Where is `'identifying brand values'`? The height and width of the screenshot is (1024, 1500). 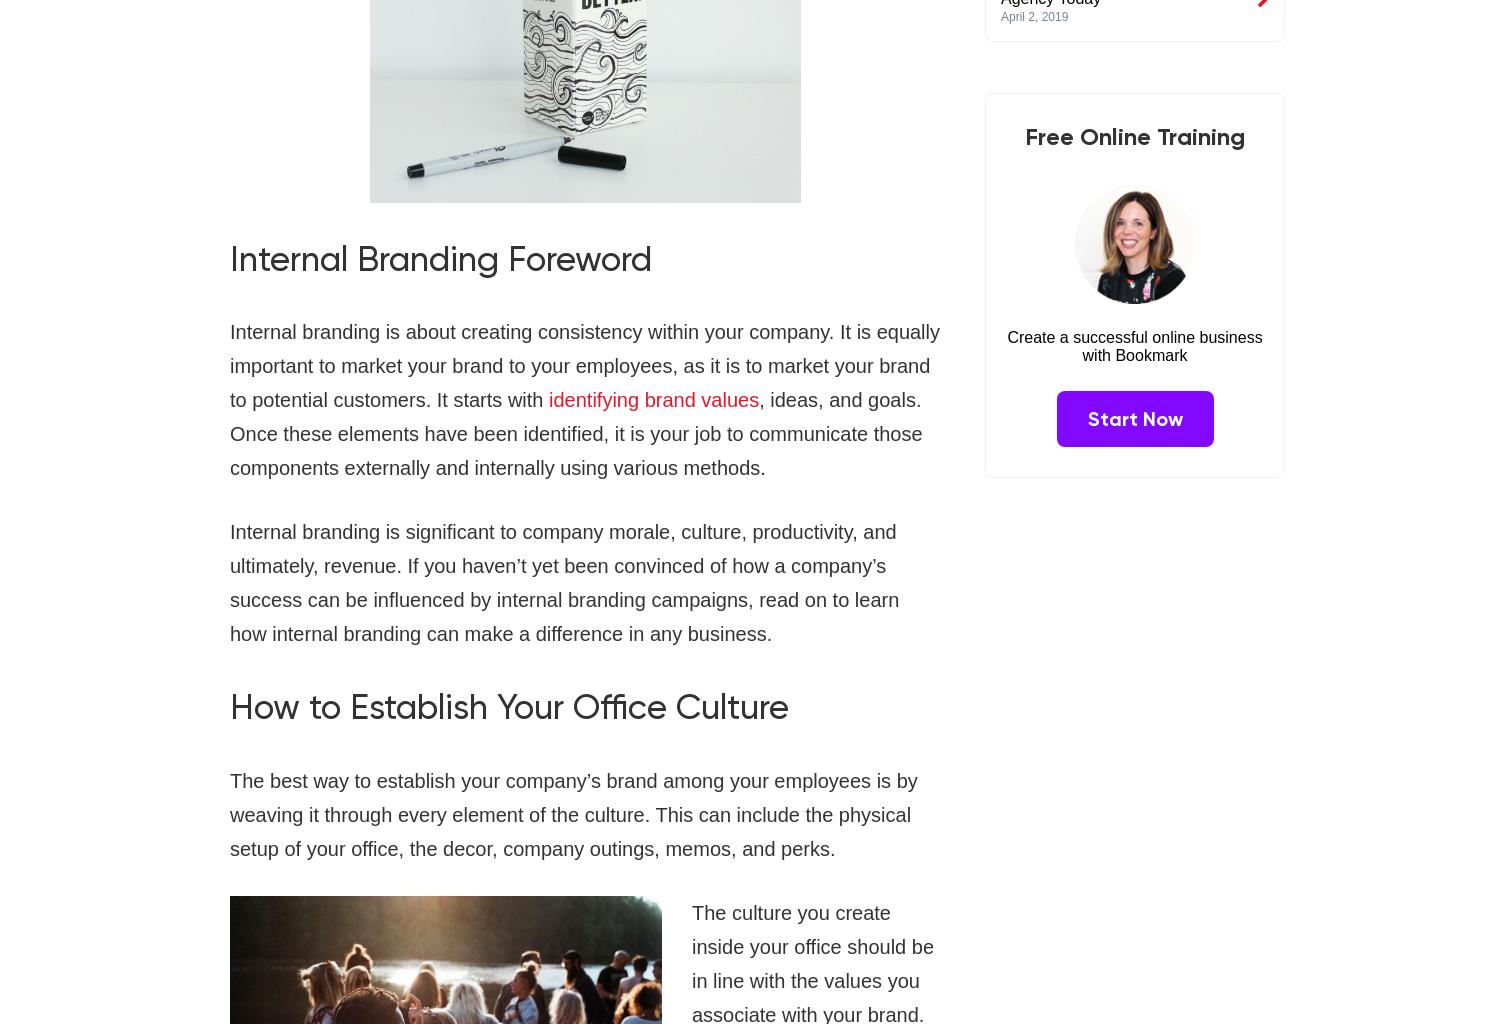 'identifying brand values' is located at coordinates (654, 398).